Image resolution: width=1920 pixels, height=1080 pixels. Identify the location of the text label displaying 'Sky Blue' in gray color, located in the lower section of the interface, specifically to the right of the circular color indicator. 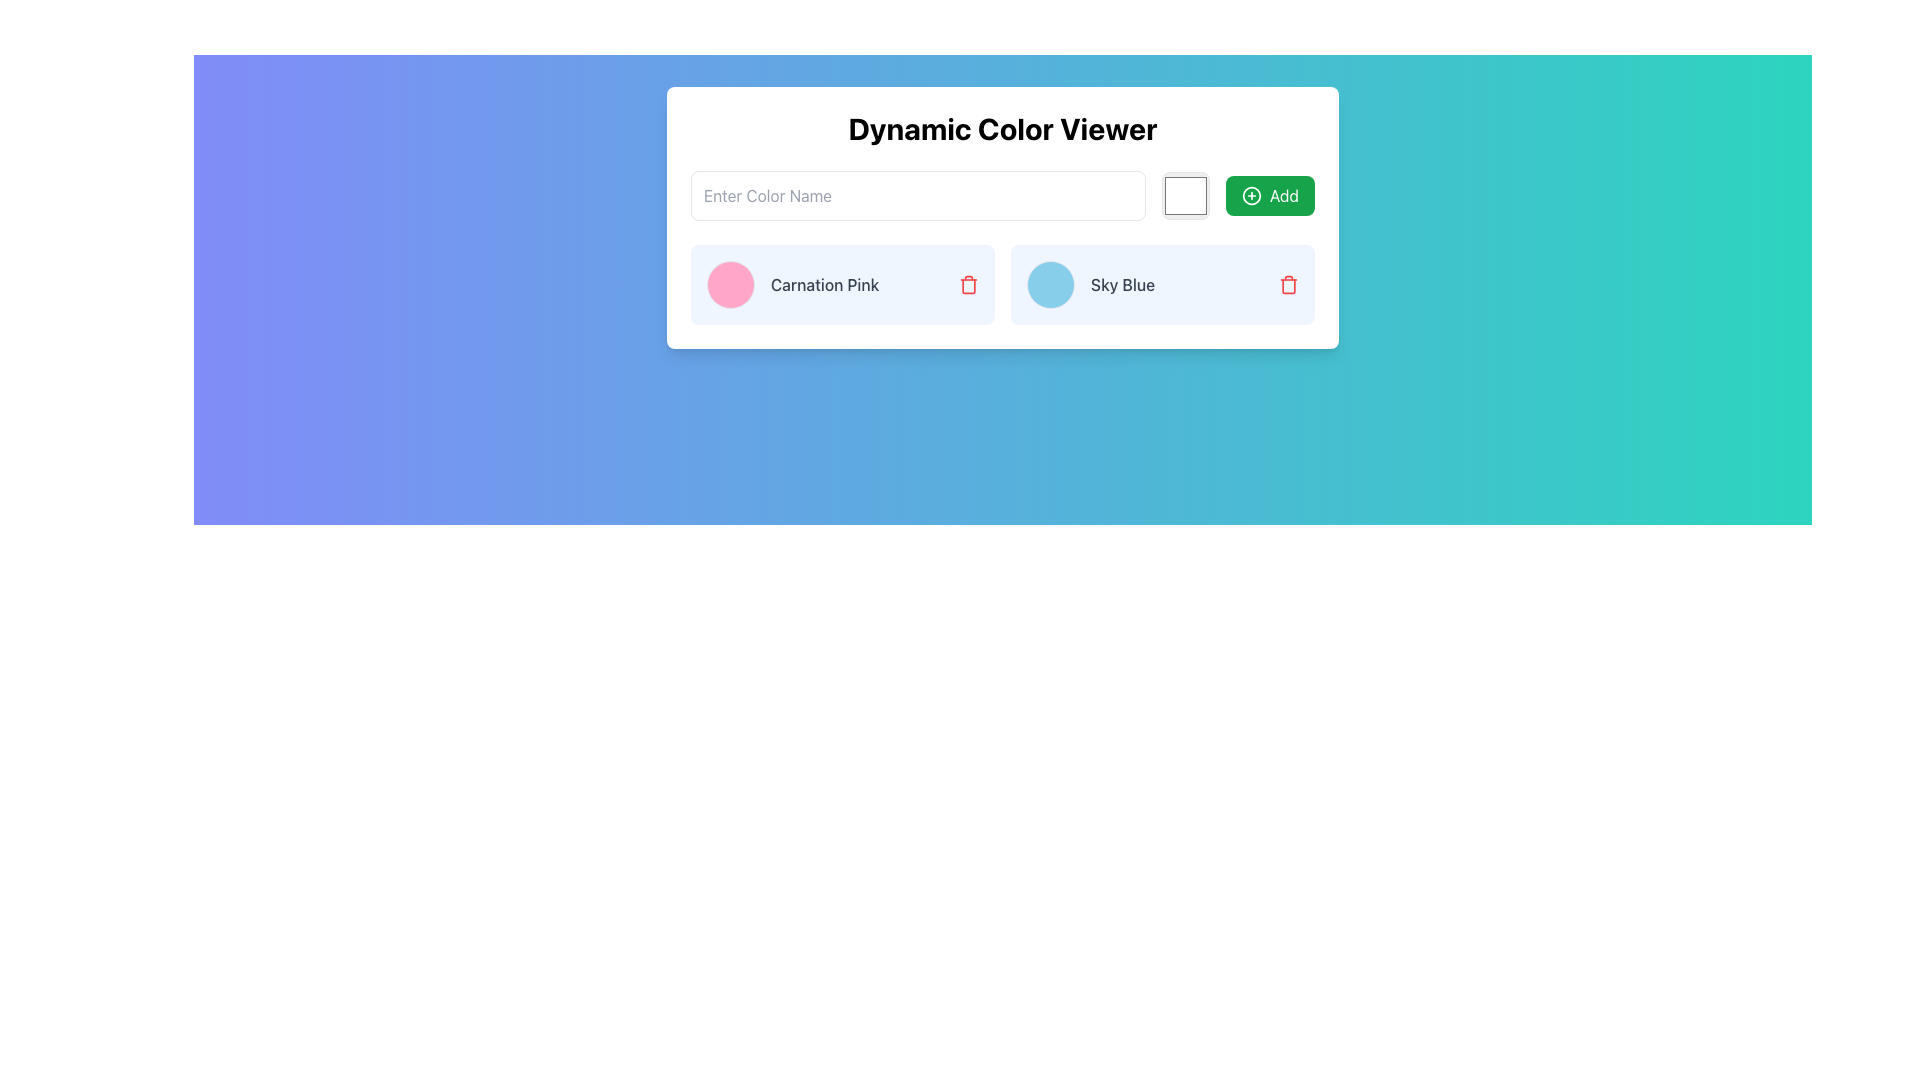
(1123, 285).